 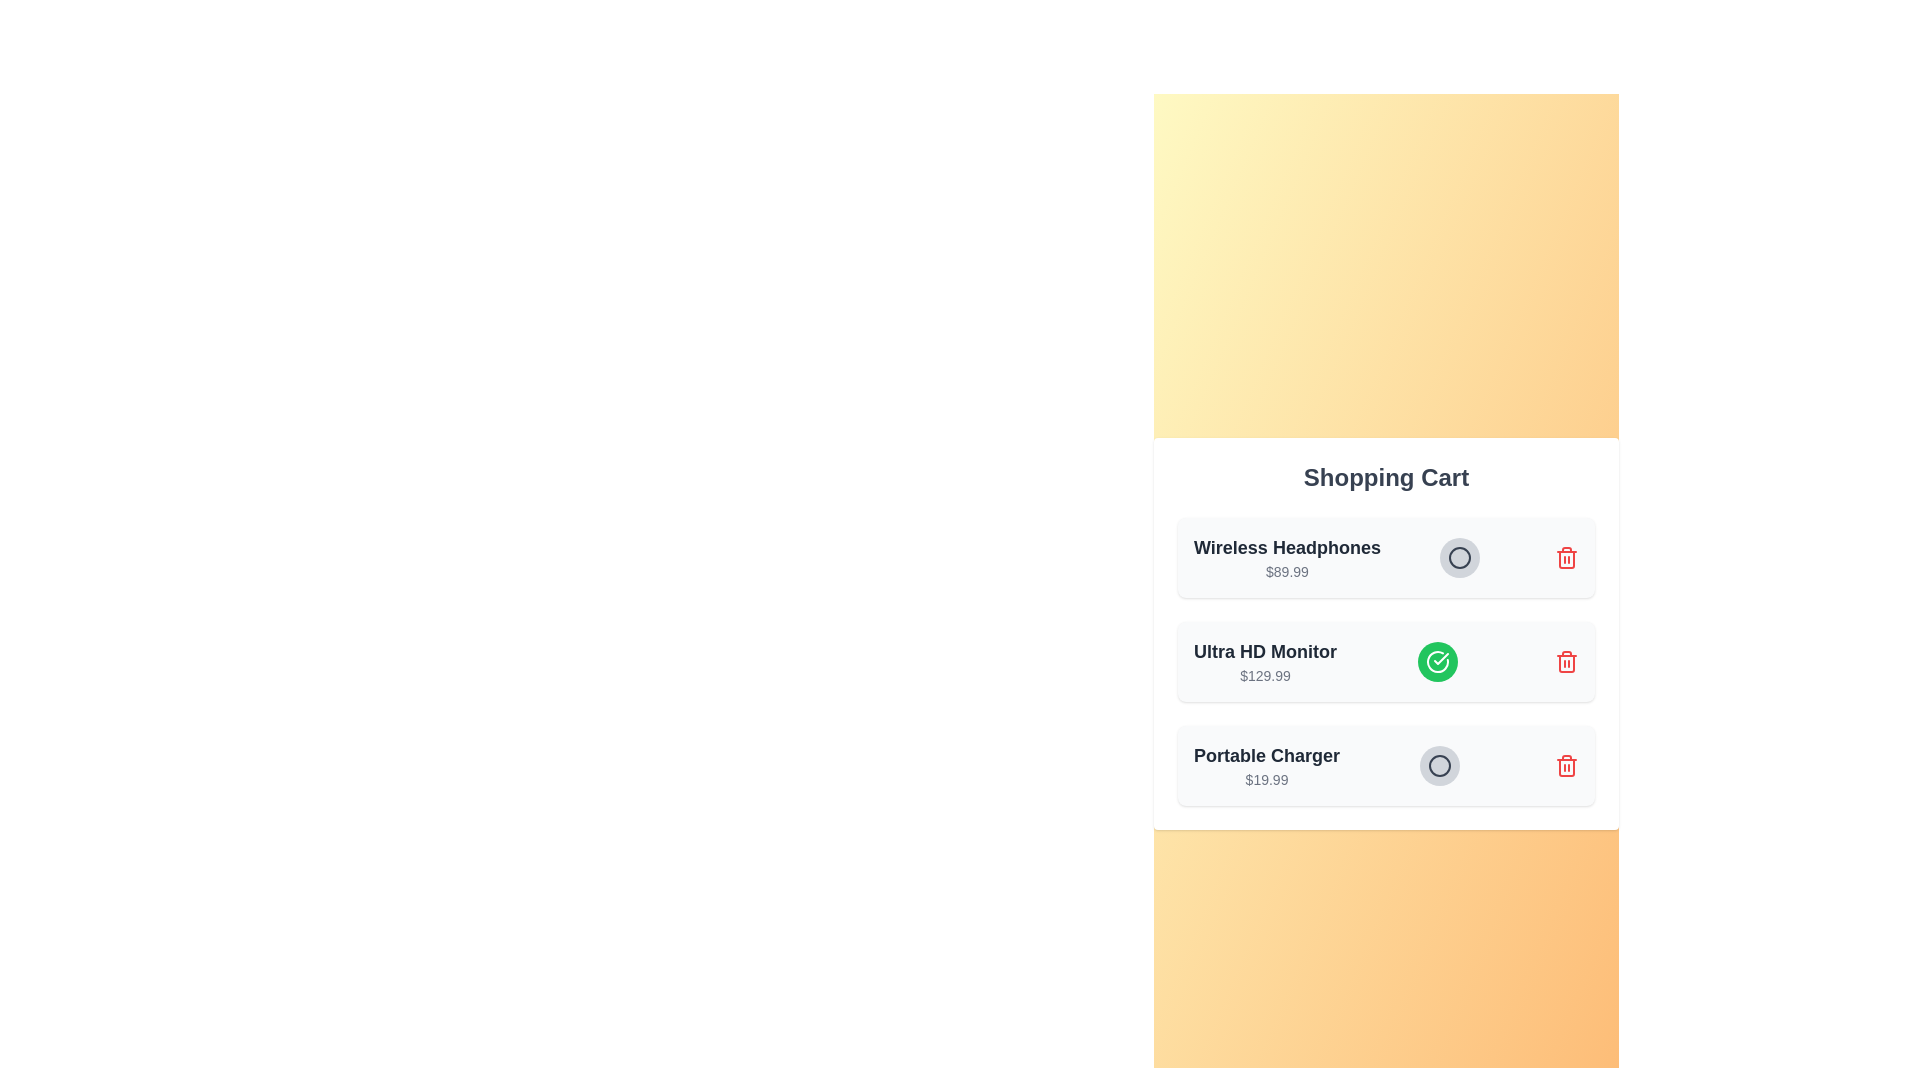 What do you see at coordinates (1385, 478) in the screenshot?
I see `the shopping cart title to read it` at bounding box center [1385, 478].